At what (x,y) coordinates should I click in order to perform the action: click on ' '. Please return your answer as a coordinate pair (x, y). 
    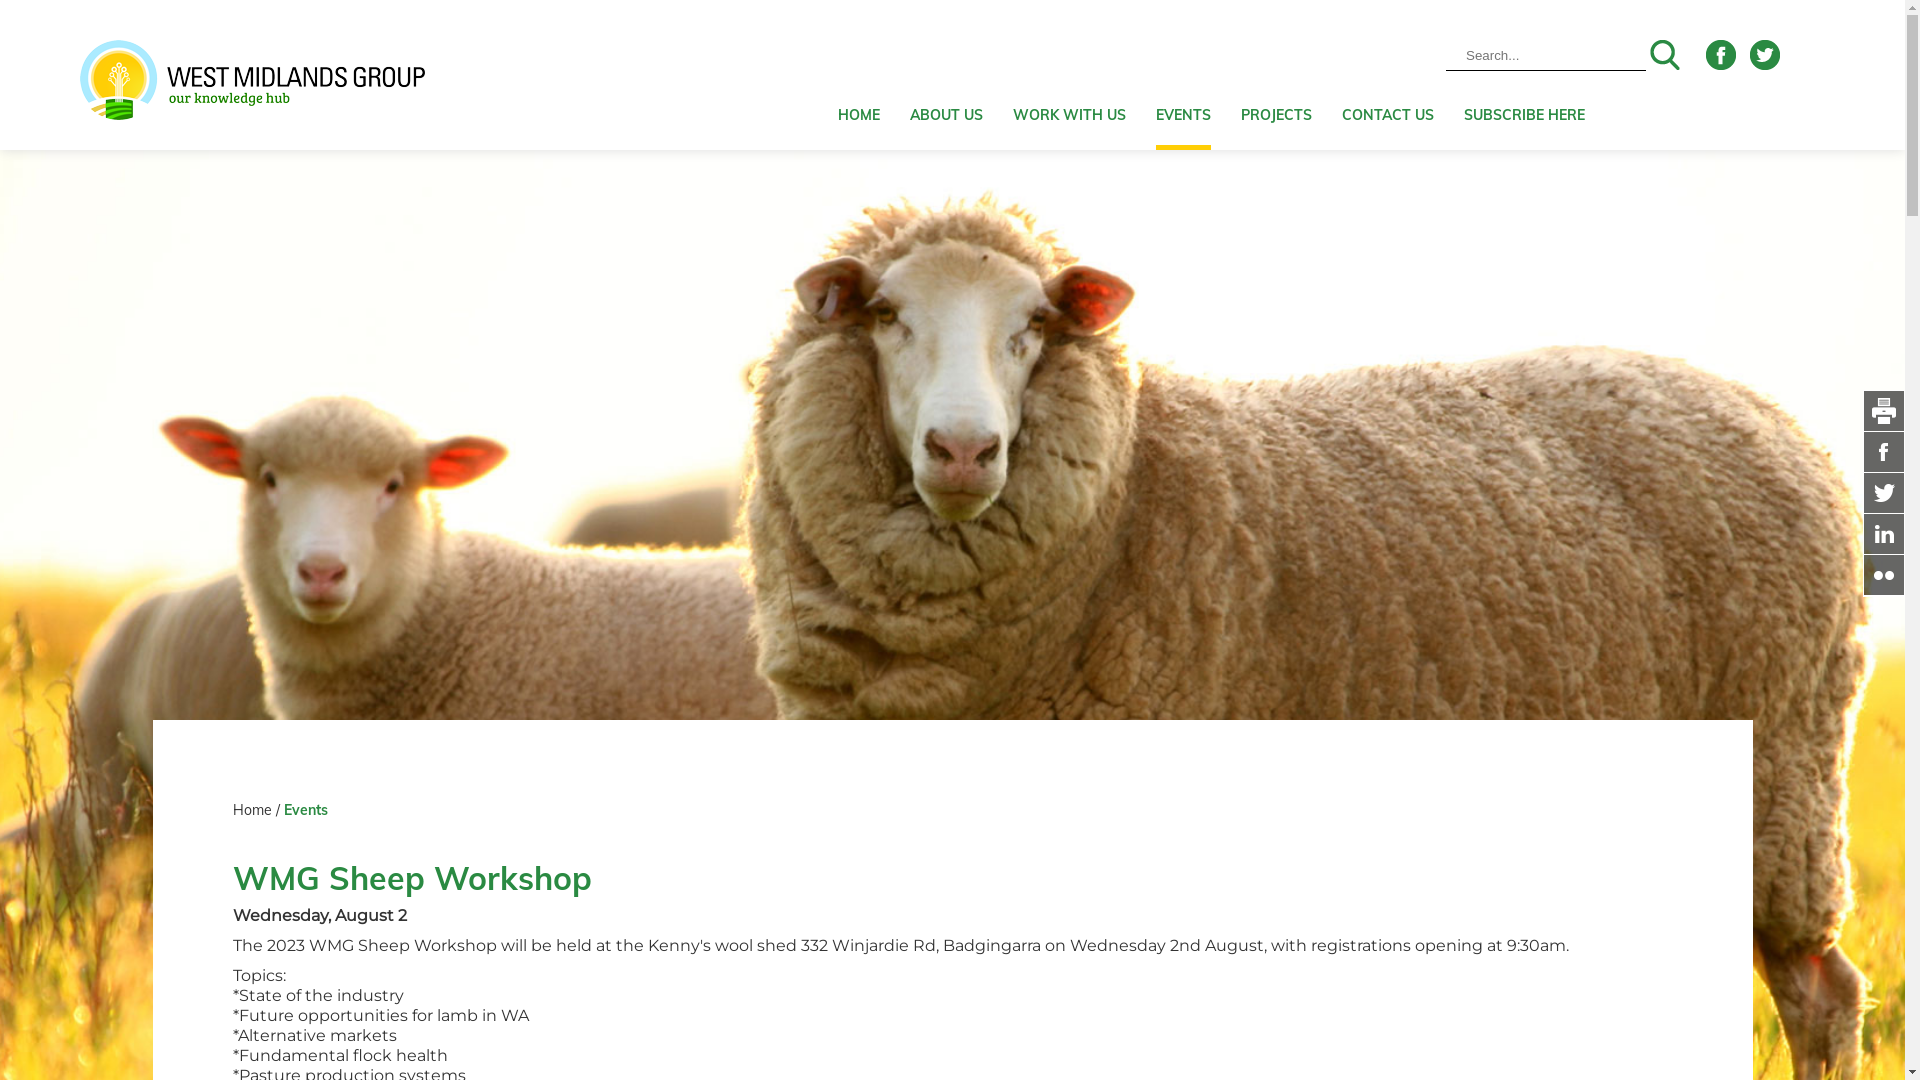
    Looking at the image, I should click on (1882, 451).